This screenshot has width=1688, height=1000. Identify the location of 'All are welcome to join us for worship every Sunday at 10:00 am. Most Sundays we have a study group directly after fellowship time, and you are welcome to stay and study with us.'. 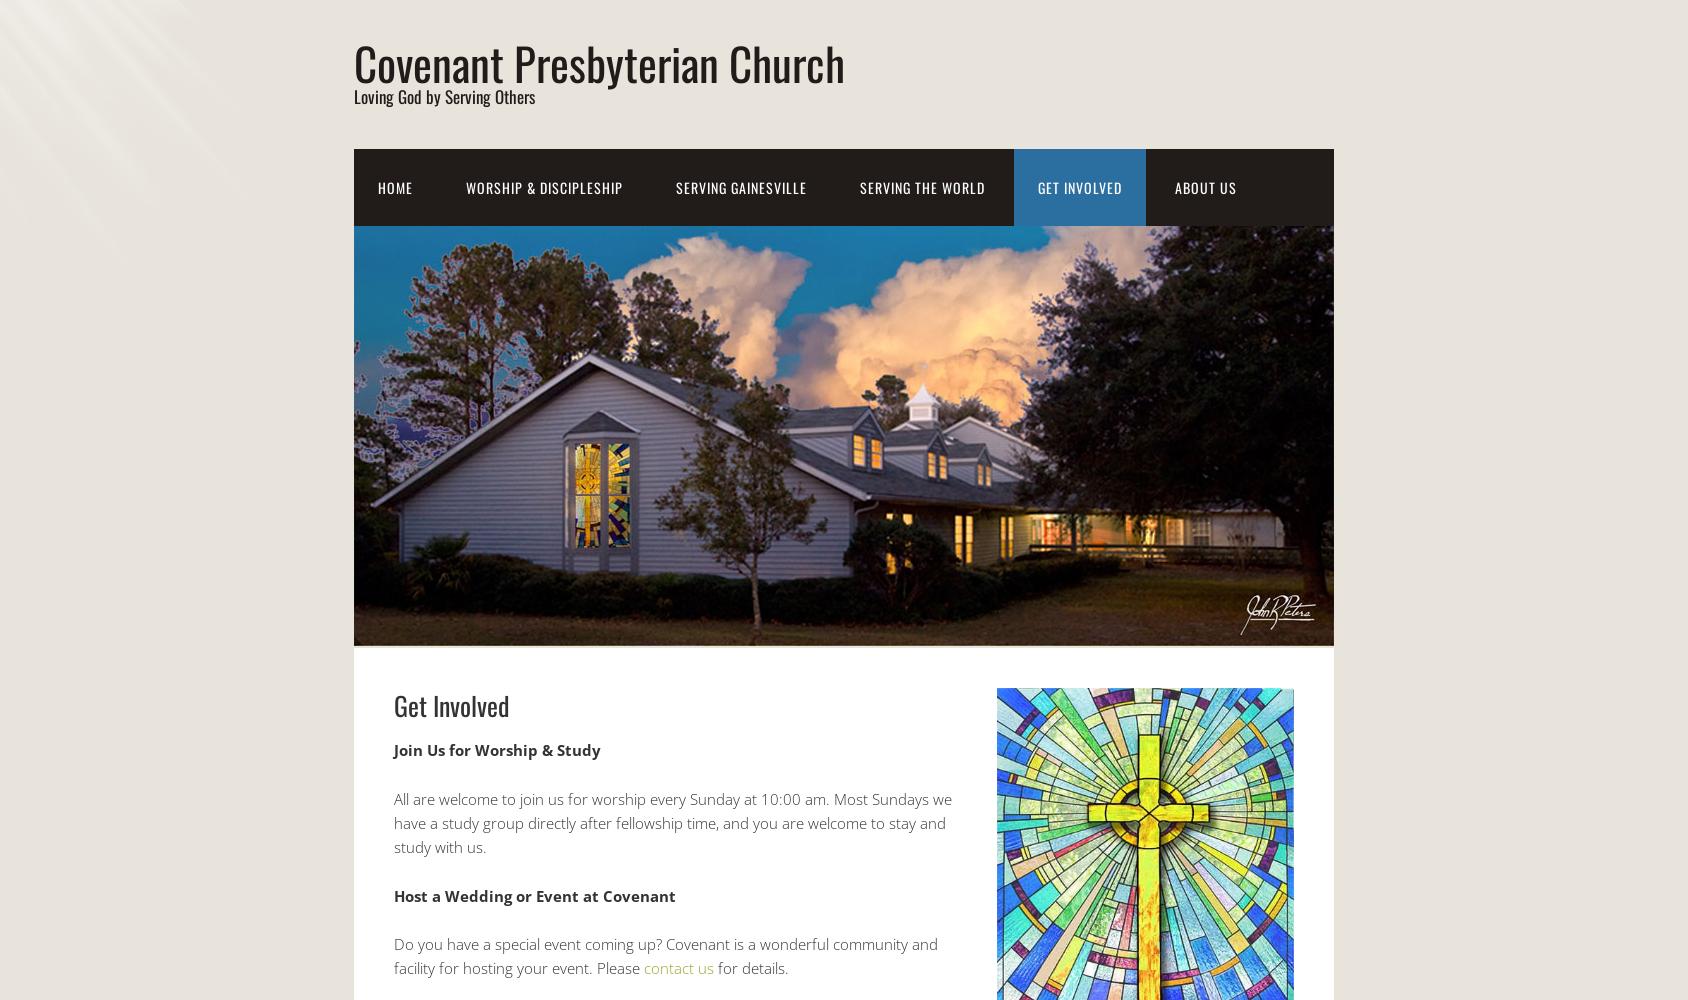
(672, 821).